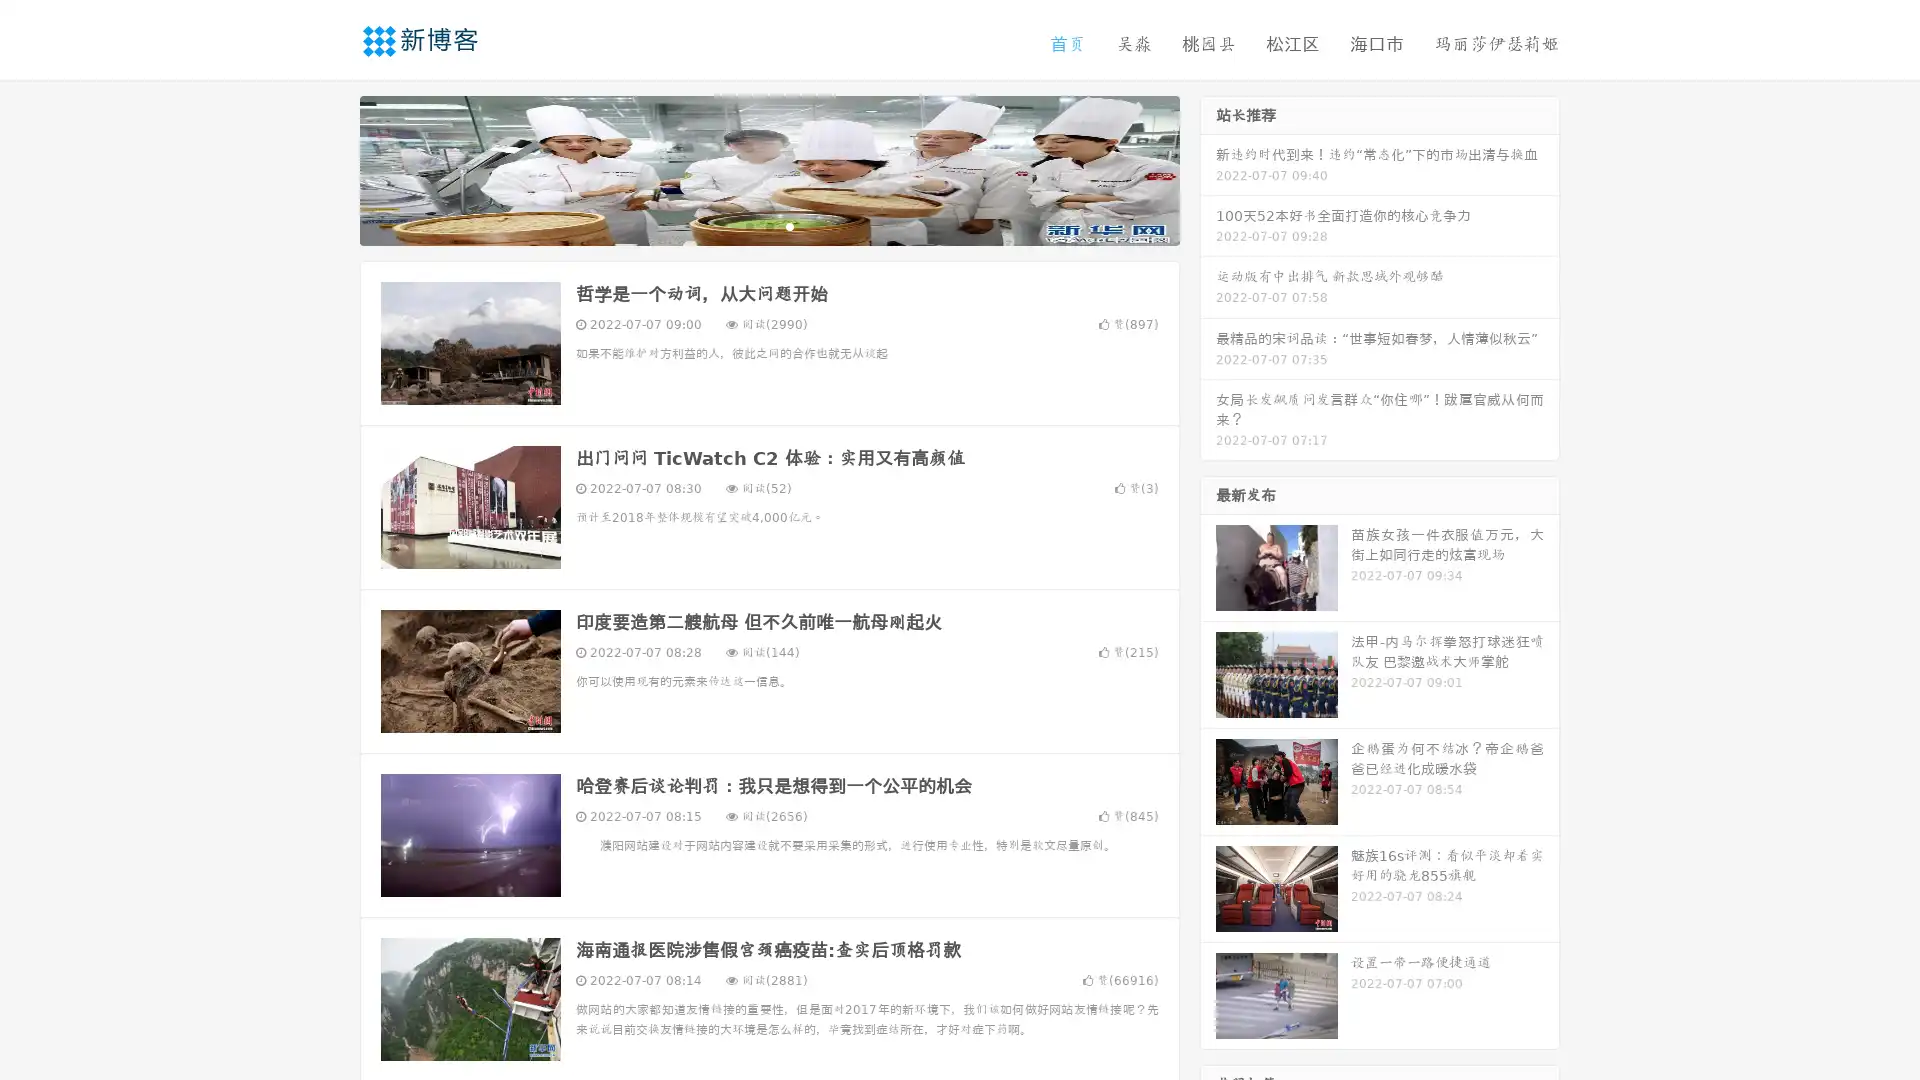 This screenshot has width=1920, height=1080. I want to click on Go to slide 1, so click(748, 225).